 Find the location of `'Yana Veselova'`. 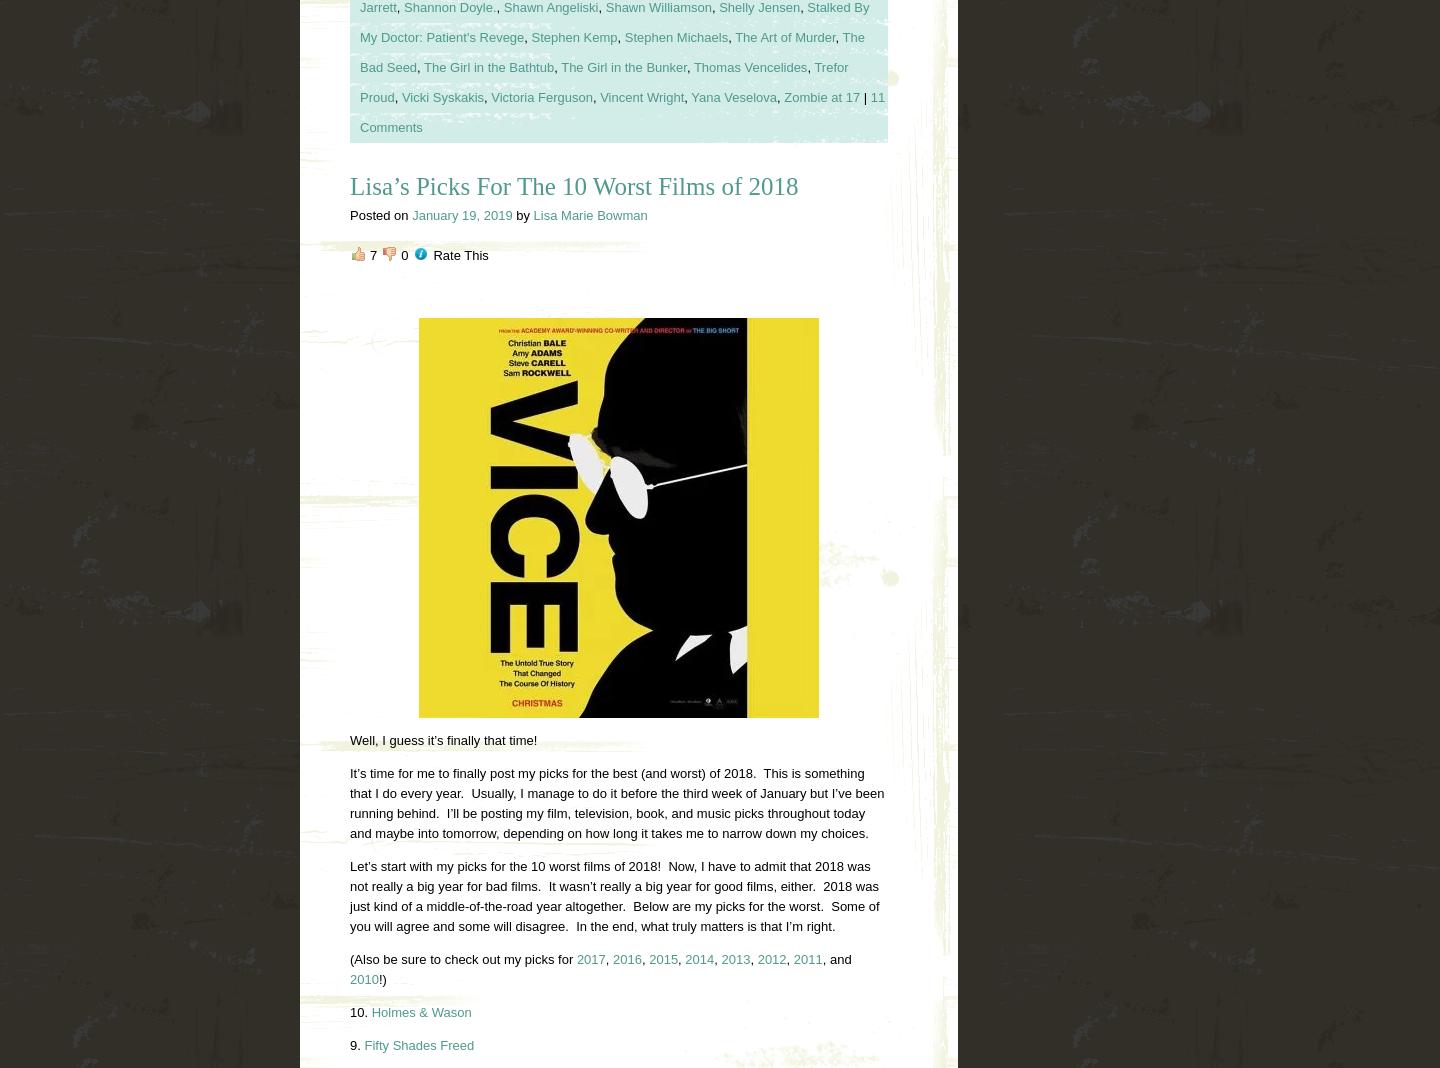

'Yana Veselova' is located at coordinates (732, 95).